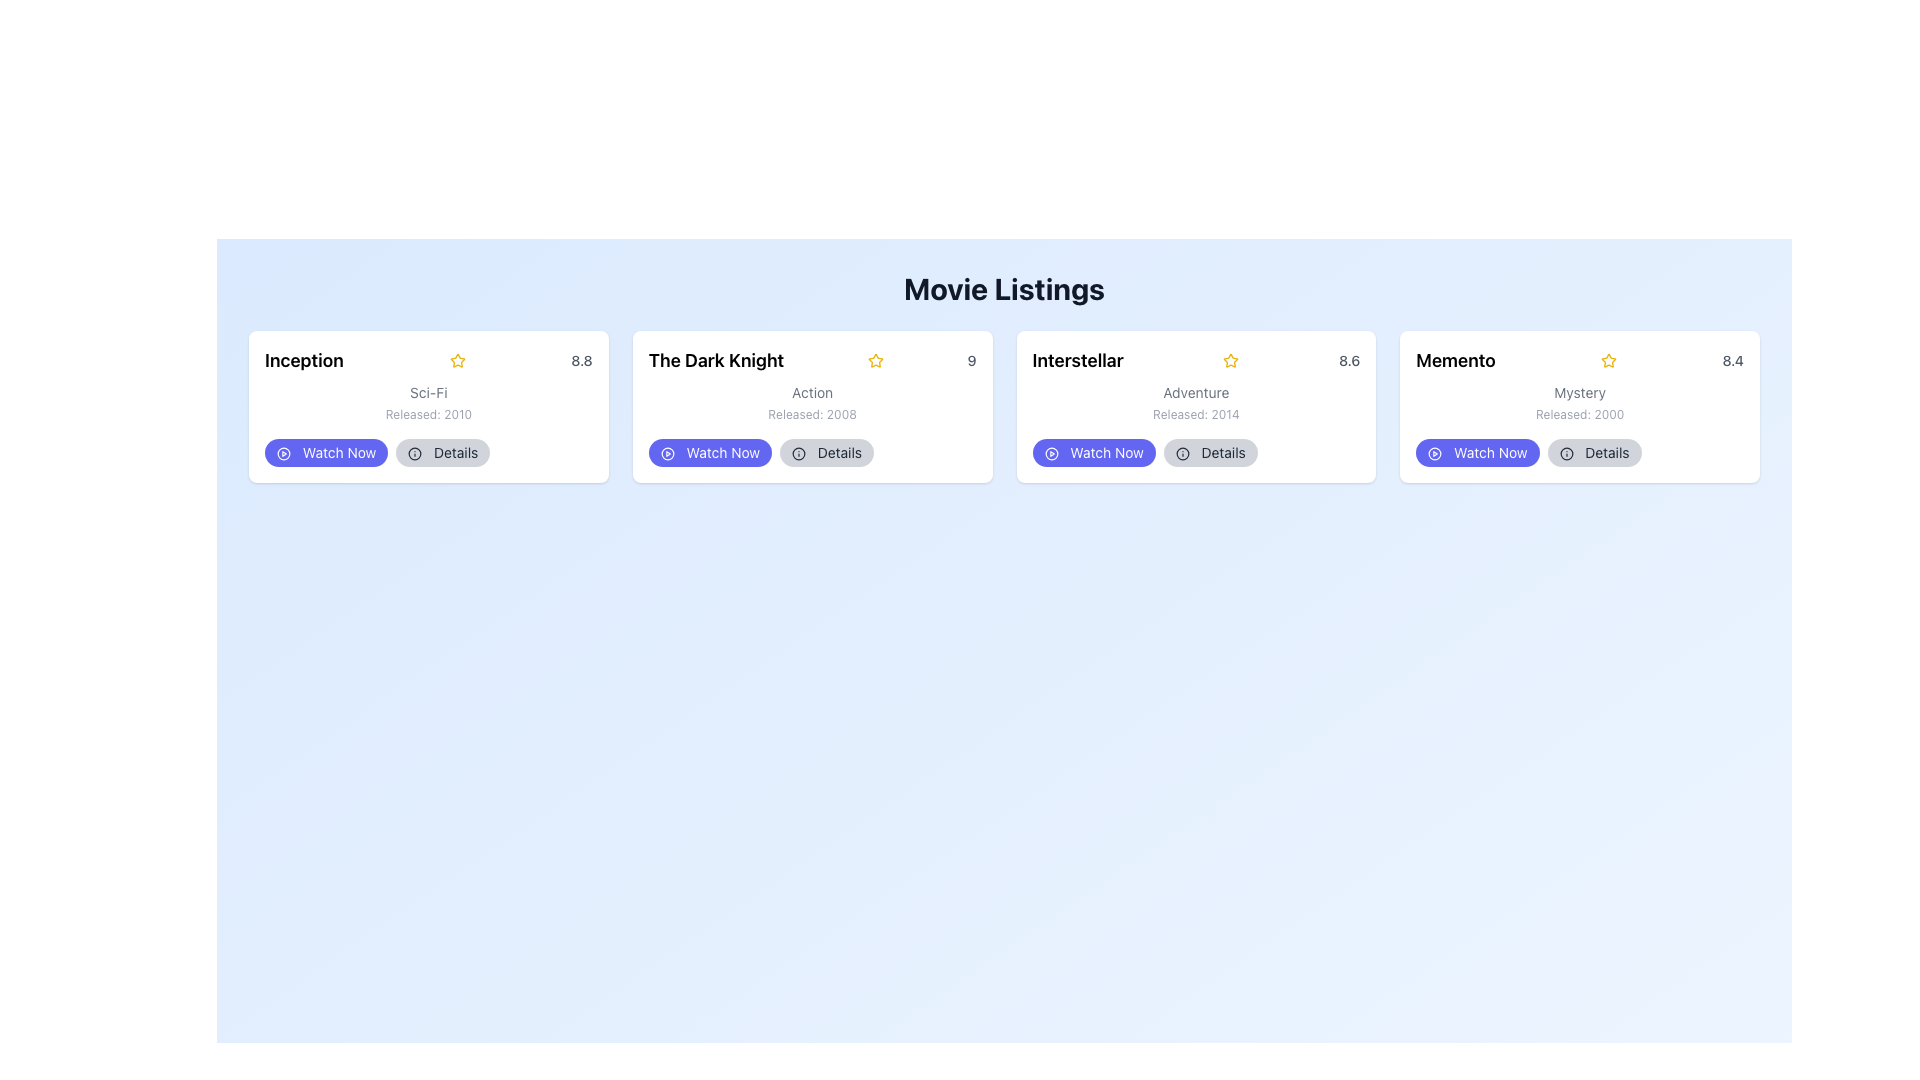 Image resolution: width=1920 pixels, height=1080 pixels. Describe the element at coordinates (1434, 454) in the screenshot. I see `the circular icon button associated with the movie 'Memento' located in the fourth card of the movie listings` at that location.